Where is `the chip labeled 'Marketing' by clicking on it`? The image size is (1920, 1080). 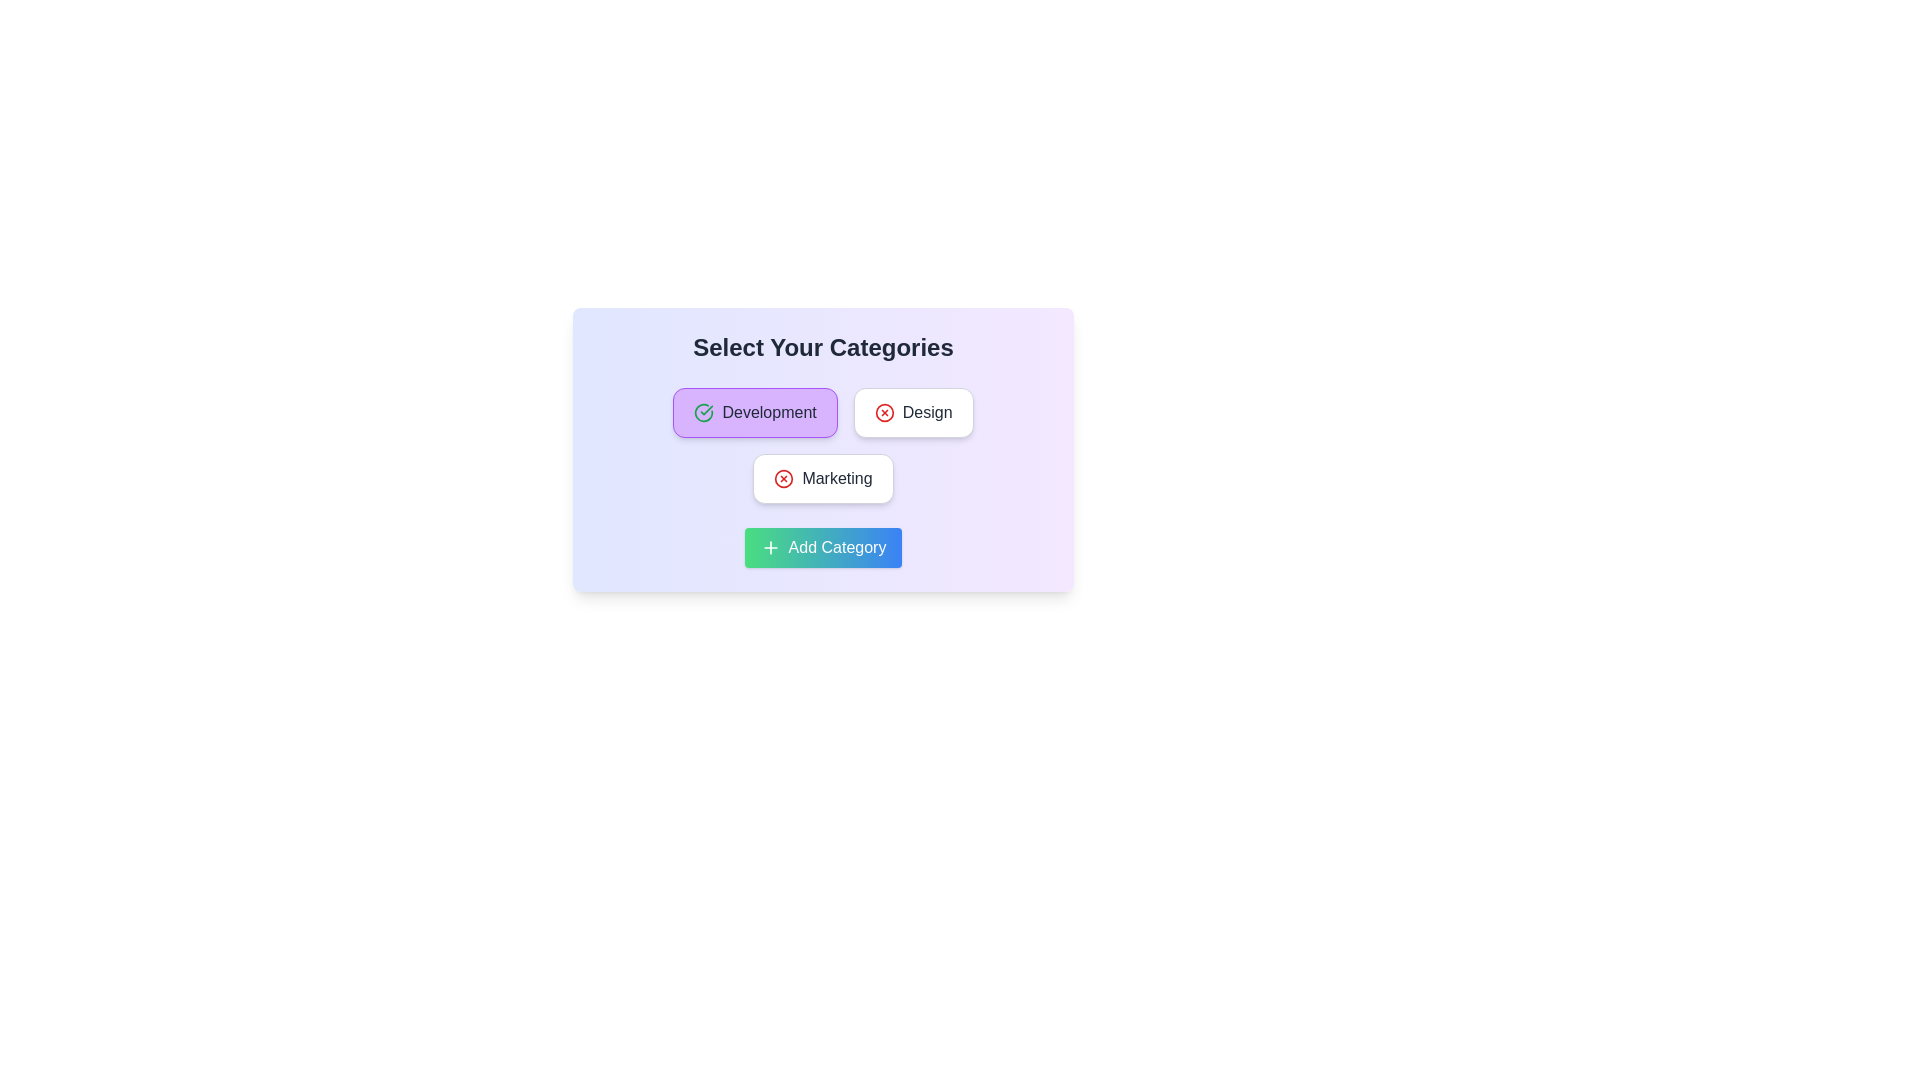 the chip labeled 'Marketing' by clicking on it is located at coordinates (823, 478).